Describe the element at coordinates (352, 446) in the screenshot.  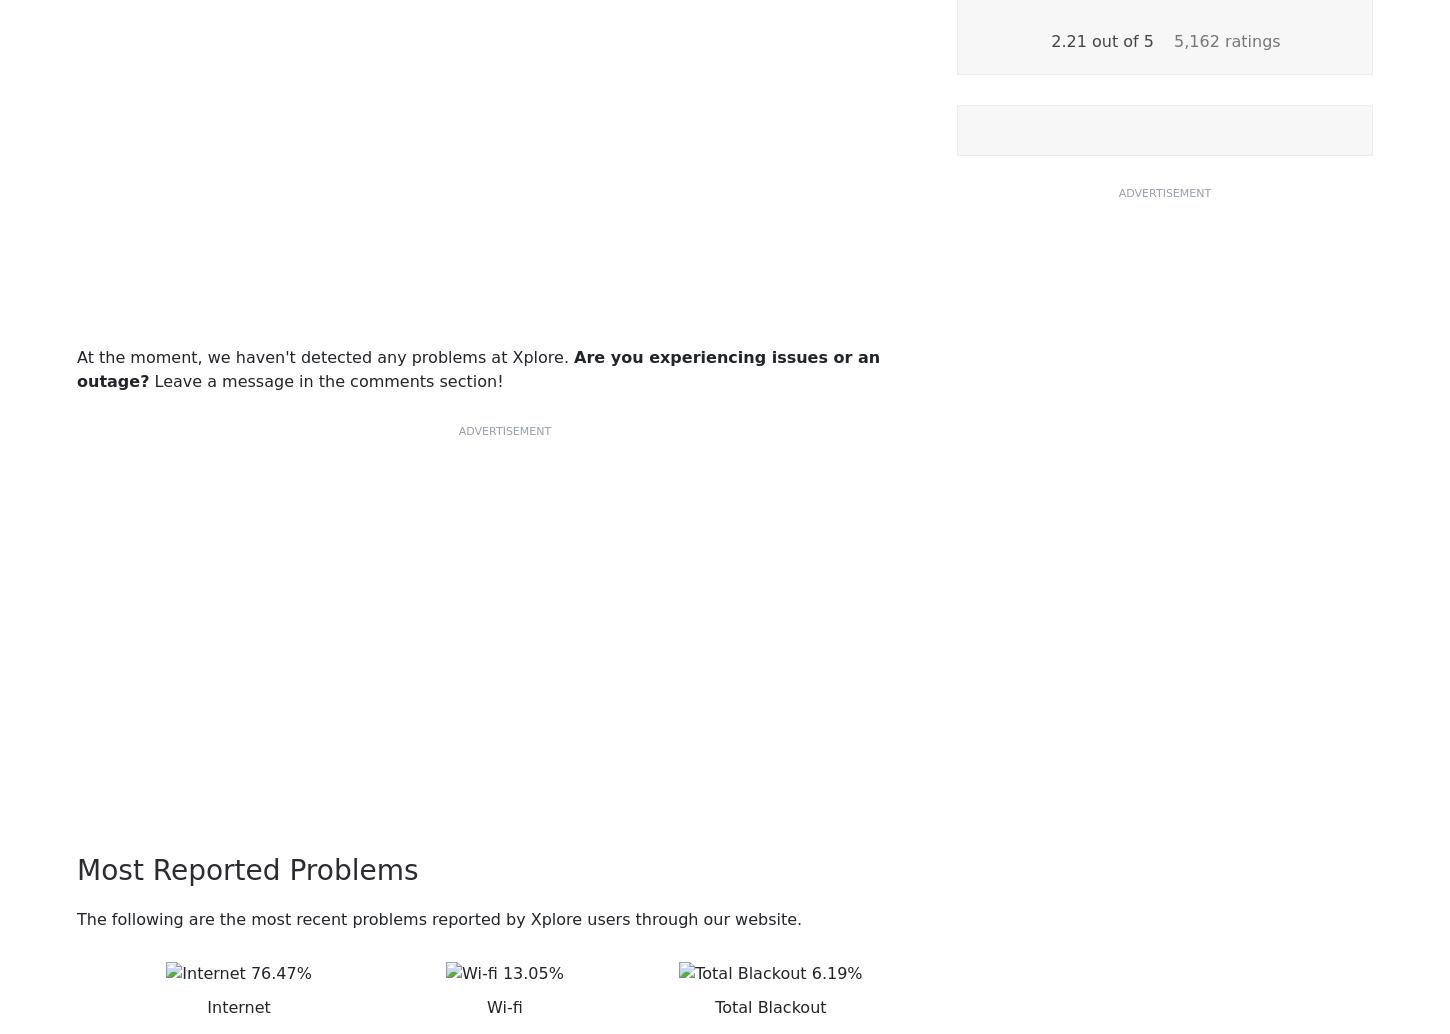
I see `'@Xplornet is the internet down in Gravenhurst area'` at that location.